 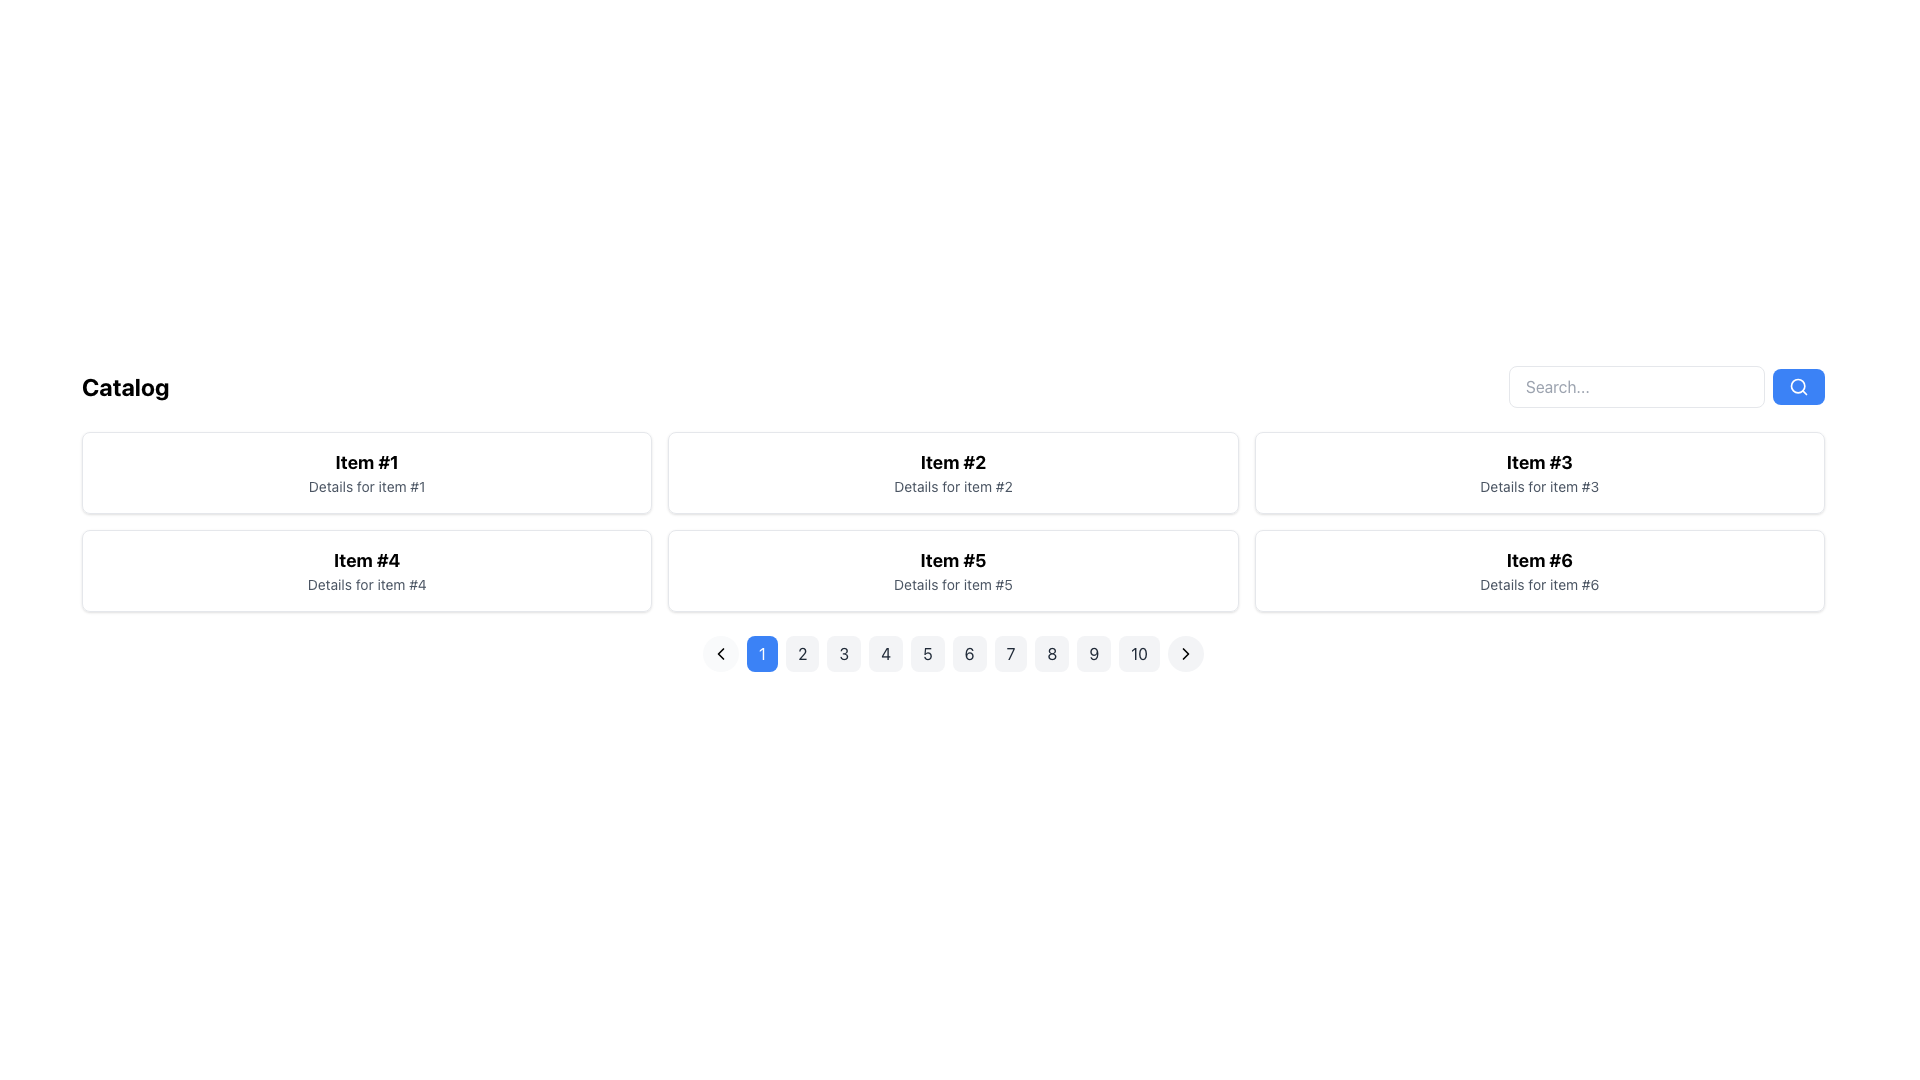 I want to click on the pagination button labeled '5' to navigate to the fifth page of content, so click(x=926, y=654).